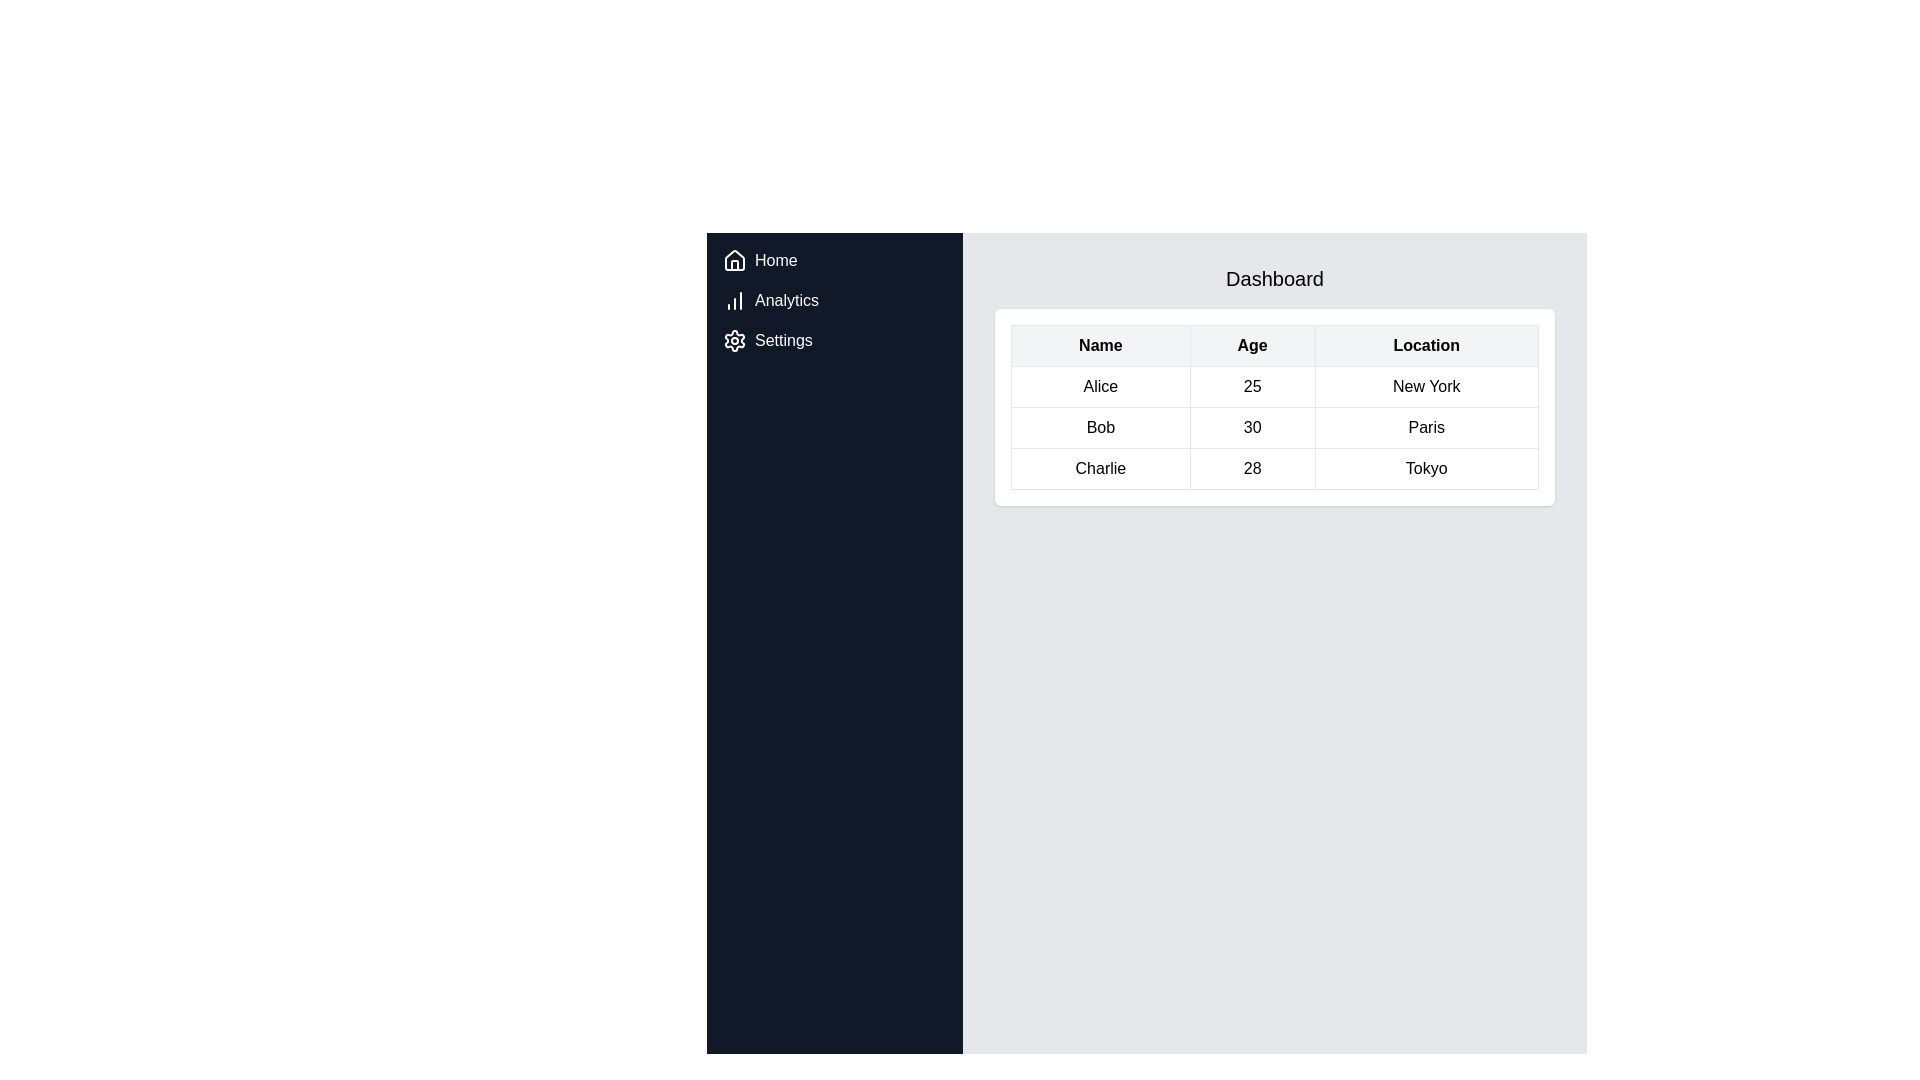 The height and width of the screenshot is (1080, 1920). I want to click on the 'Location' column header in the table, which is the third header aligned with 'Name' and 'Age' under the 'Dashboard' title, so click(1425, 345).